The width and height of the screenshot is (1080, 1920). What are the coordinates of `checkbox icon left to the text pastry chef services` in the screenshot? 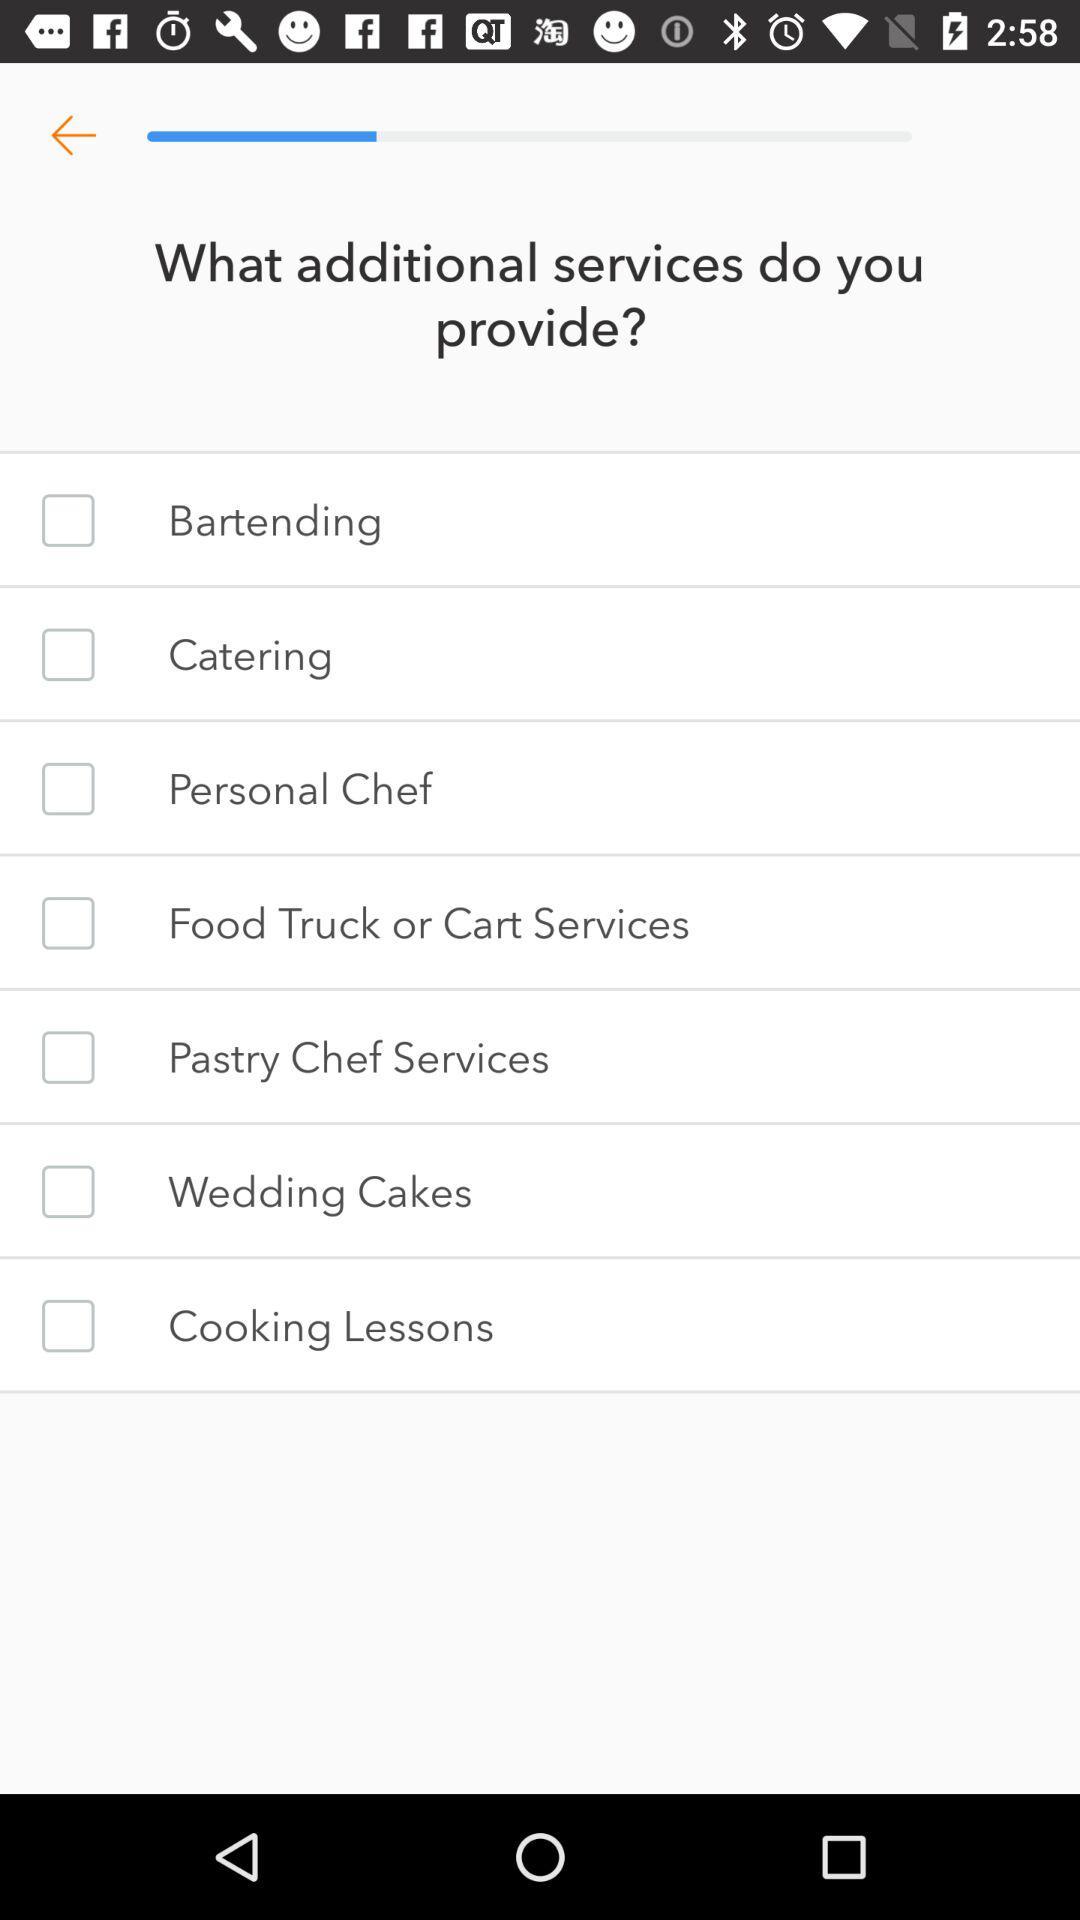 It's located at (67, 1056).